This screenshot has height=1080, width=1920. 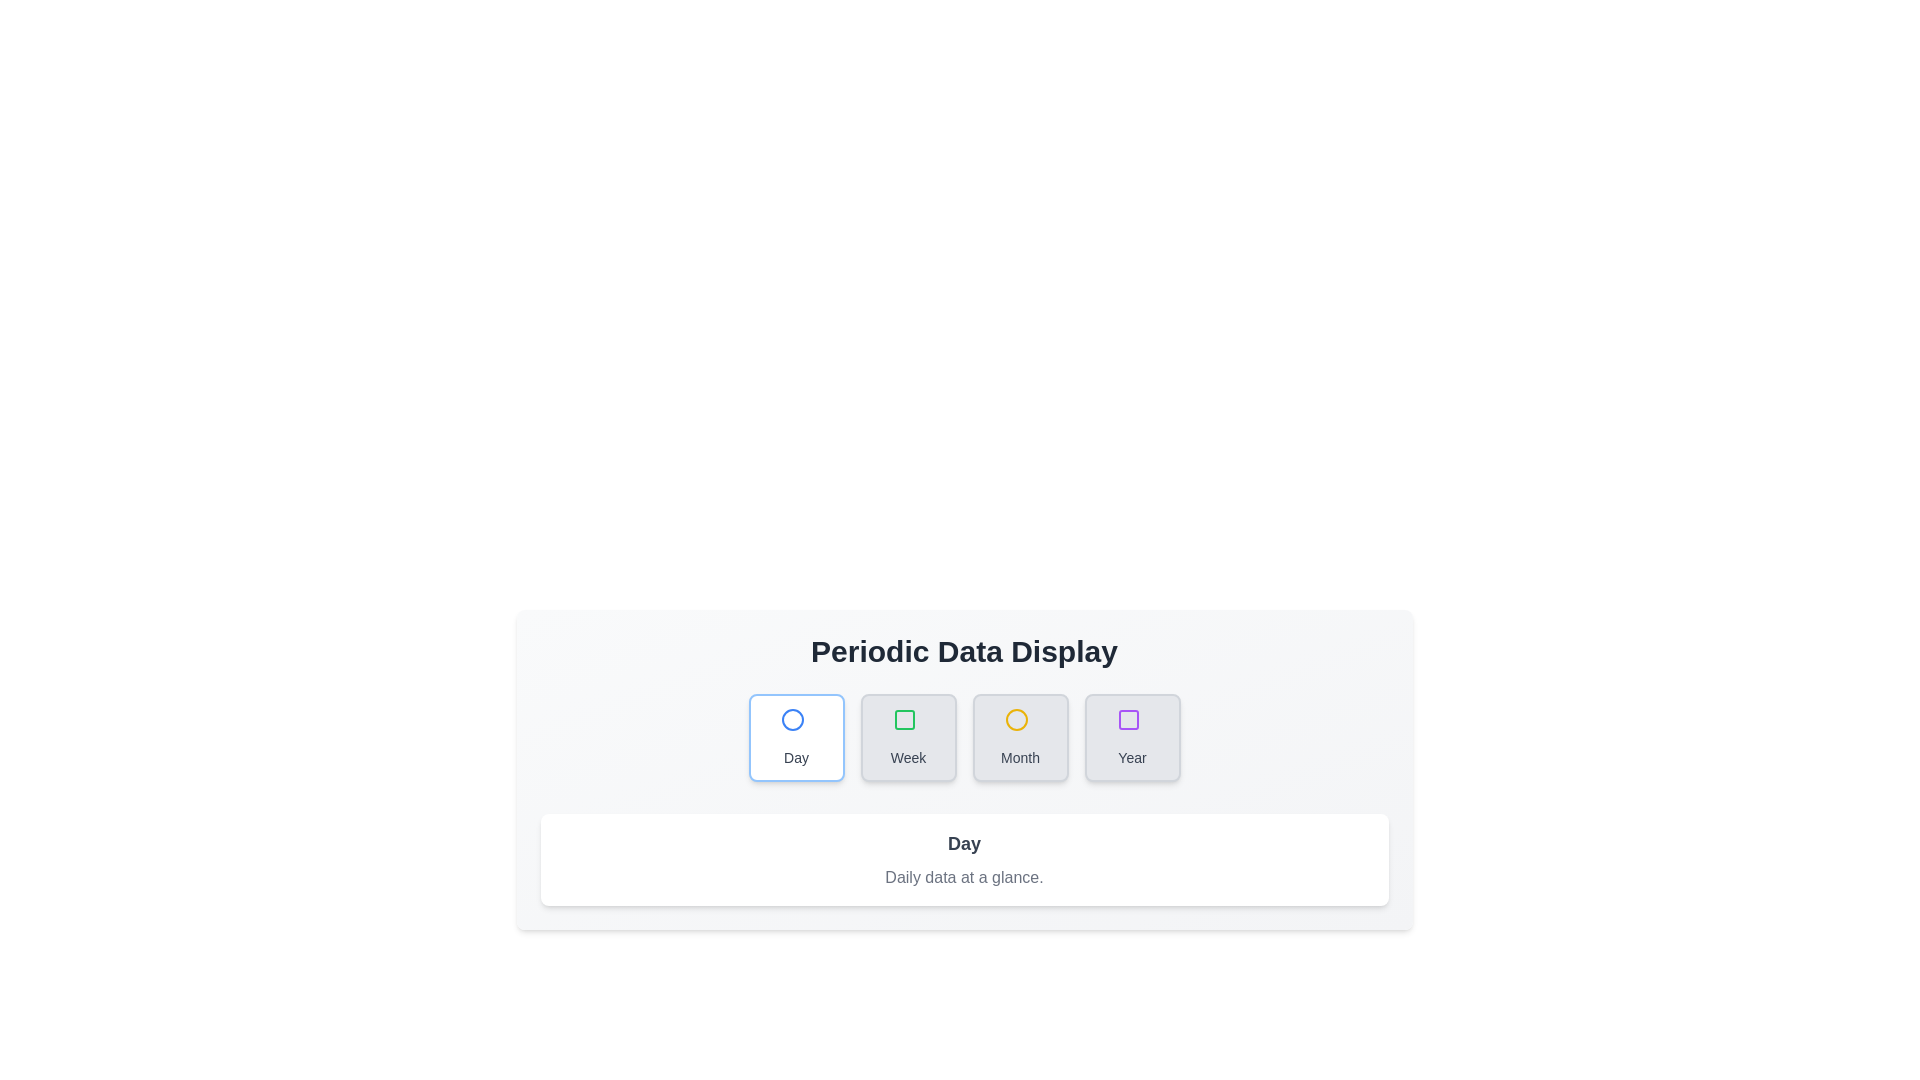 What do you see at coordinates (1020, 758) in the screenshot?
I see `the 'Month' text label inside the button that is part of a group with 'Day', 'Week', and 'Year' options` at bounding box center [1020, 758].